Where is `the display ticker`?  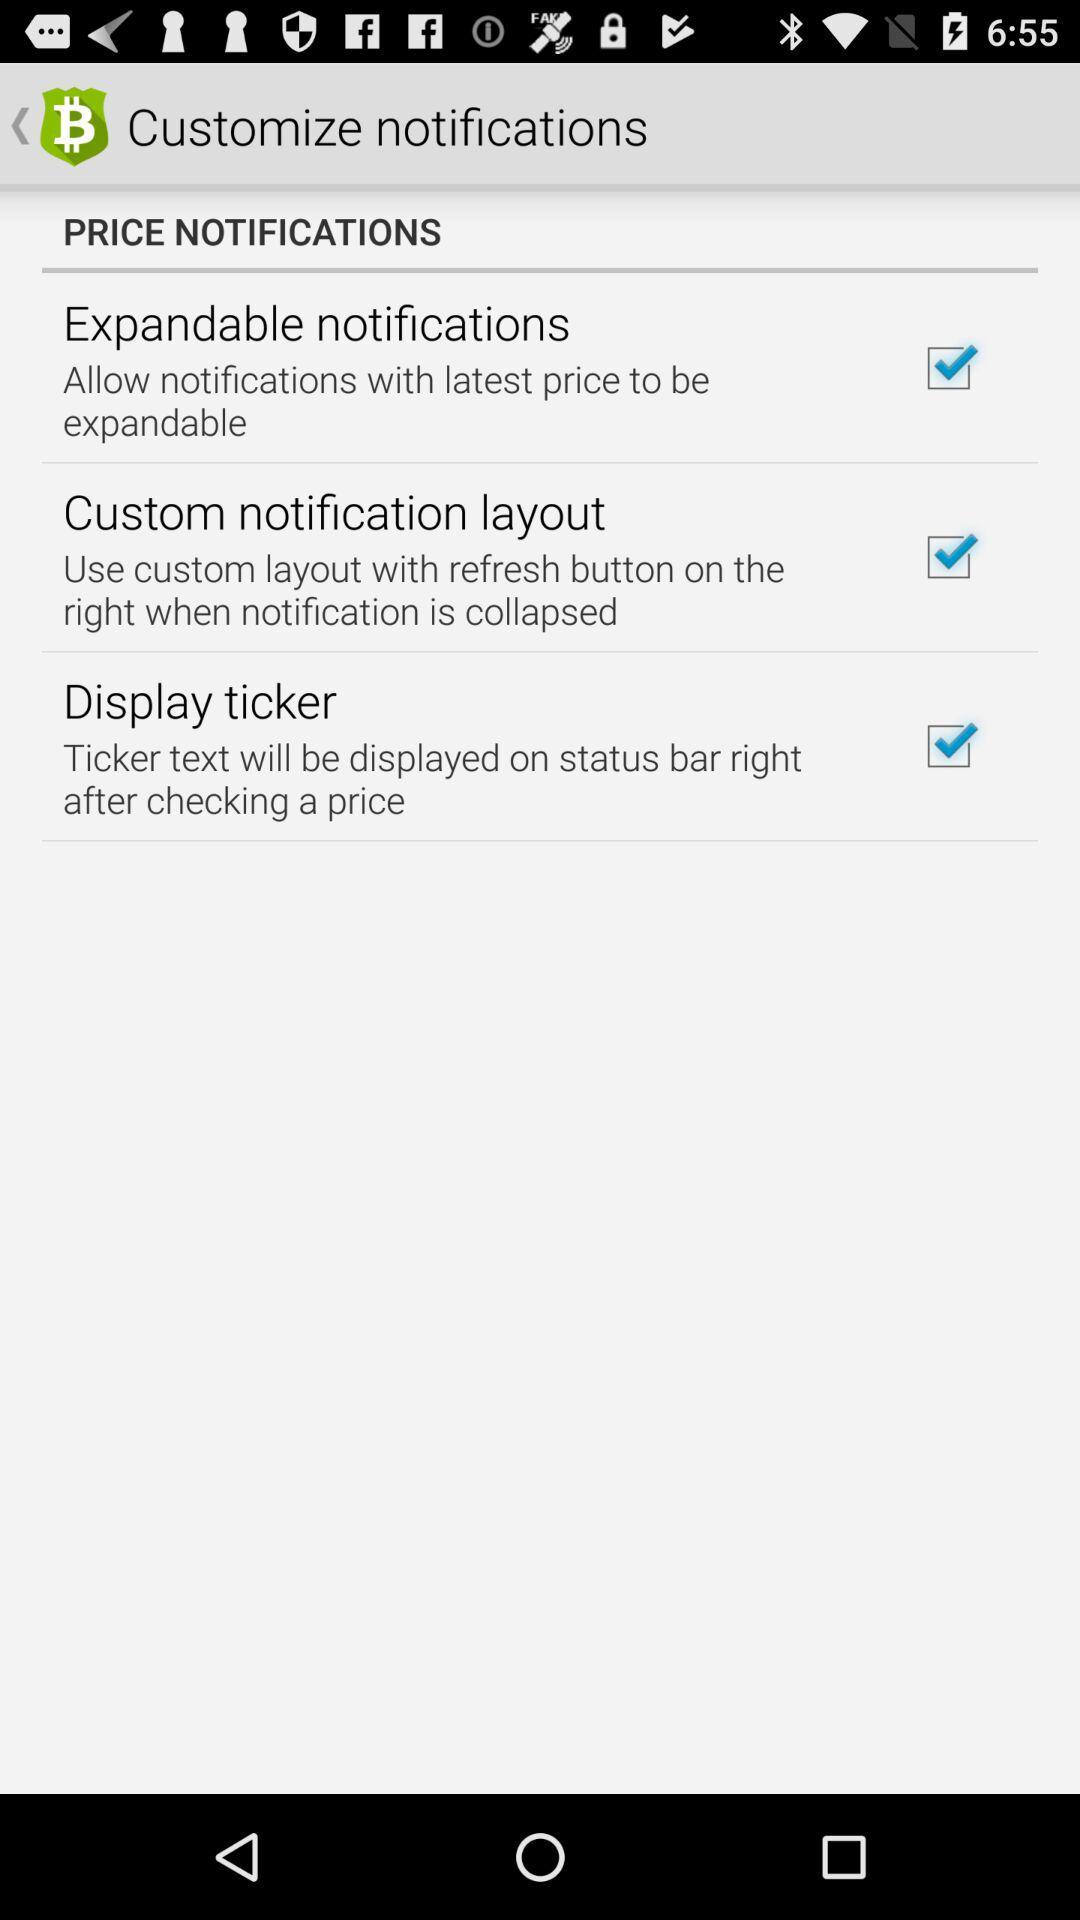 the display ticker is located at coordinates (199, 700).